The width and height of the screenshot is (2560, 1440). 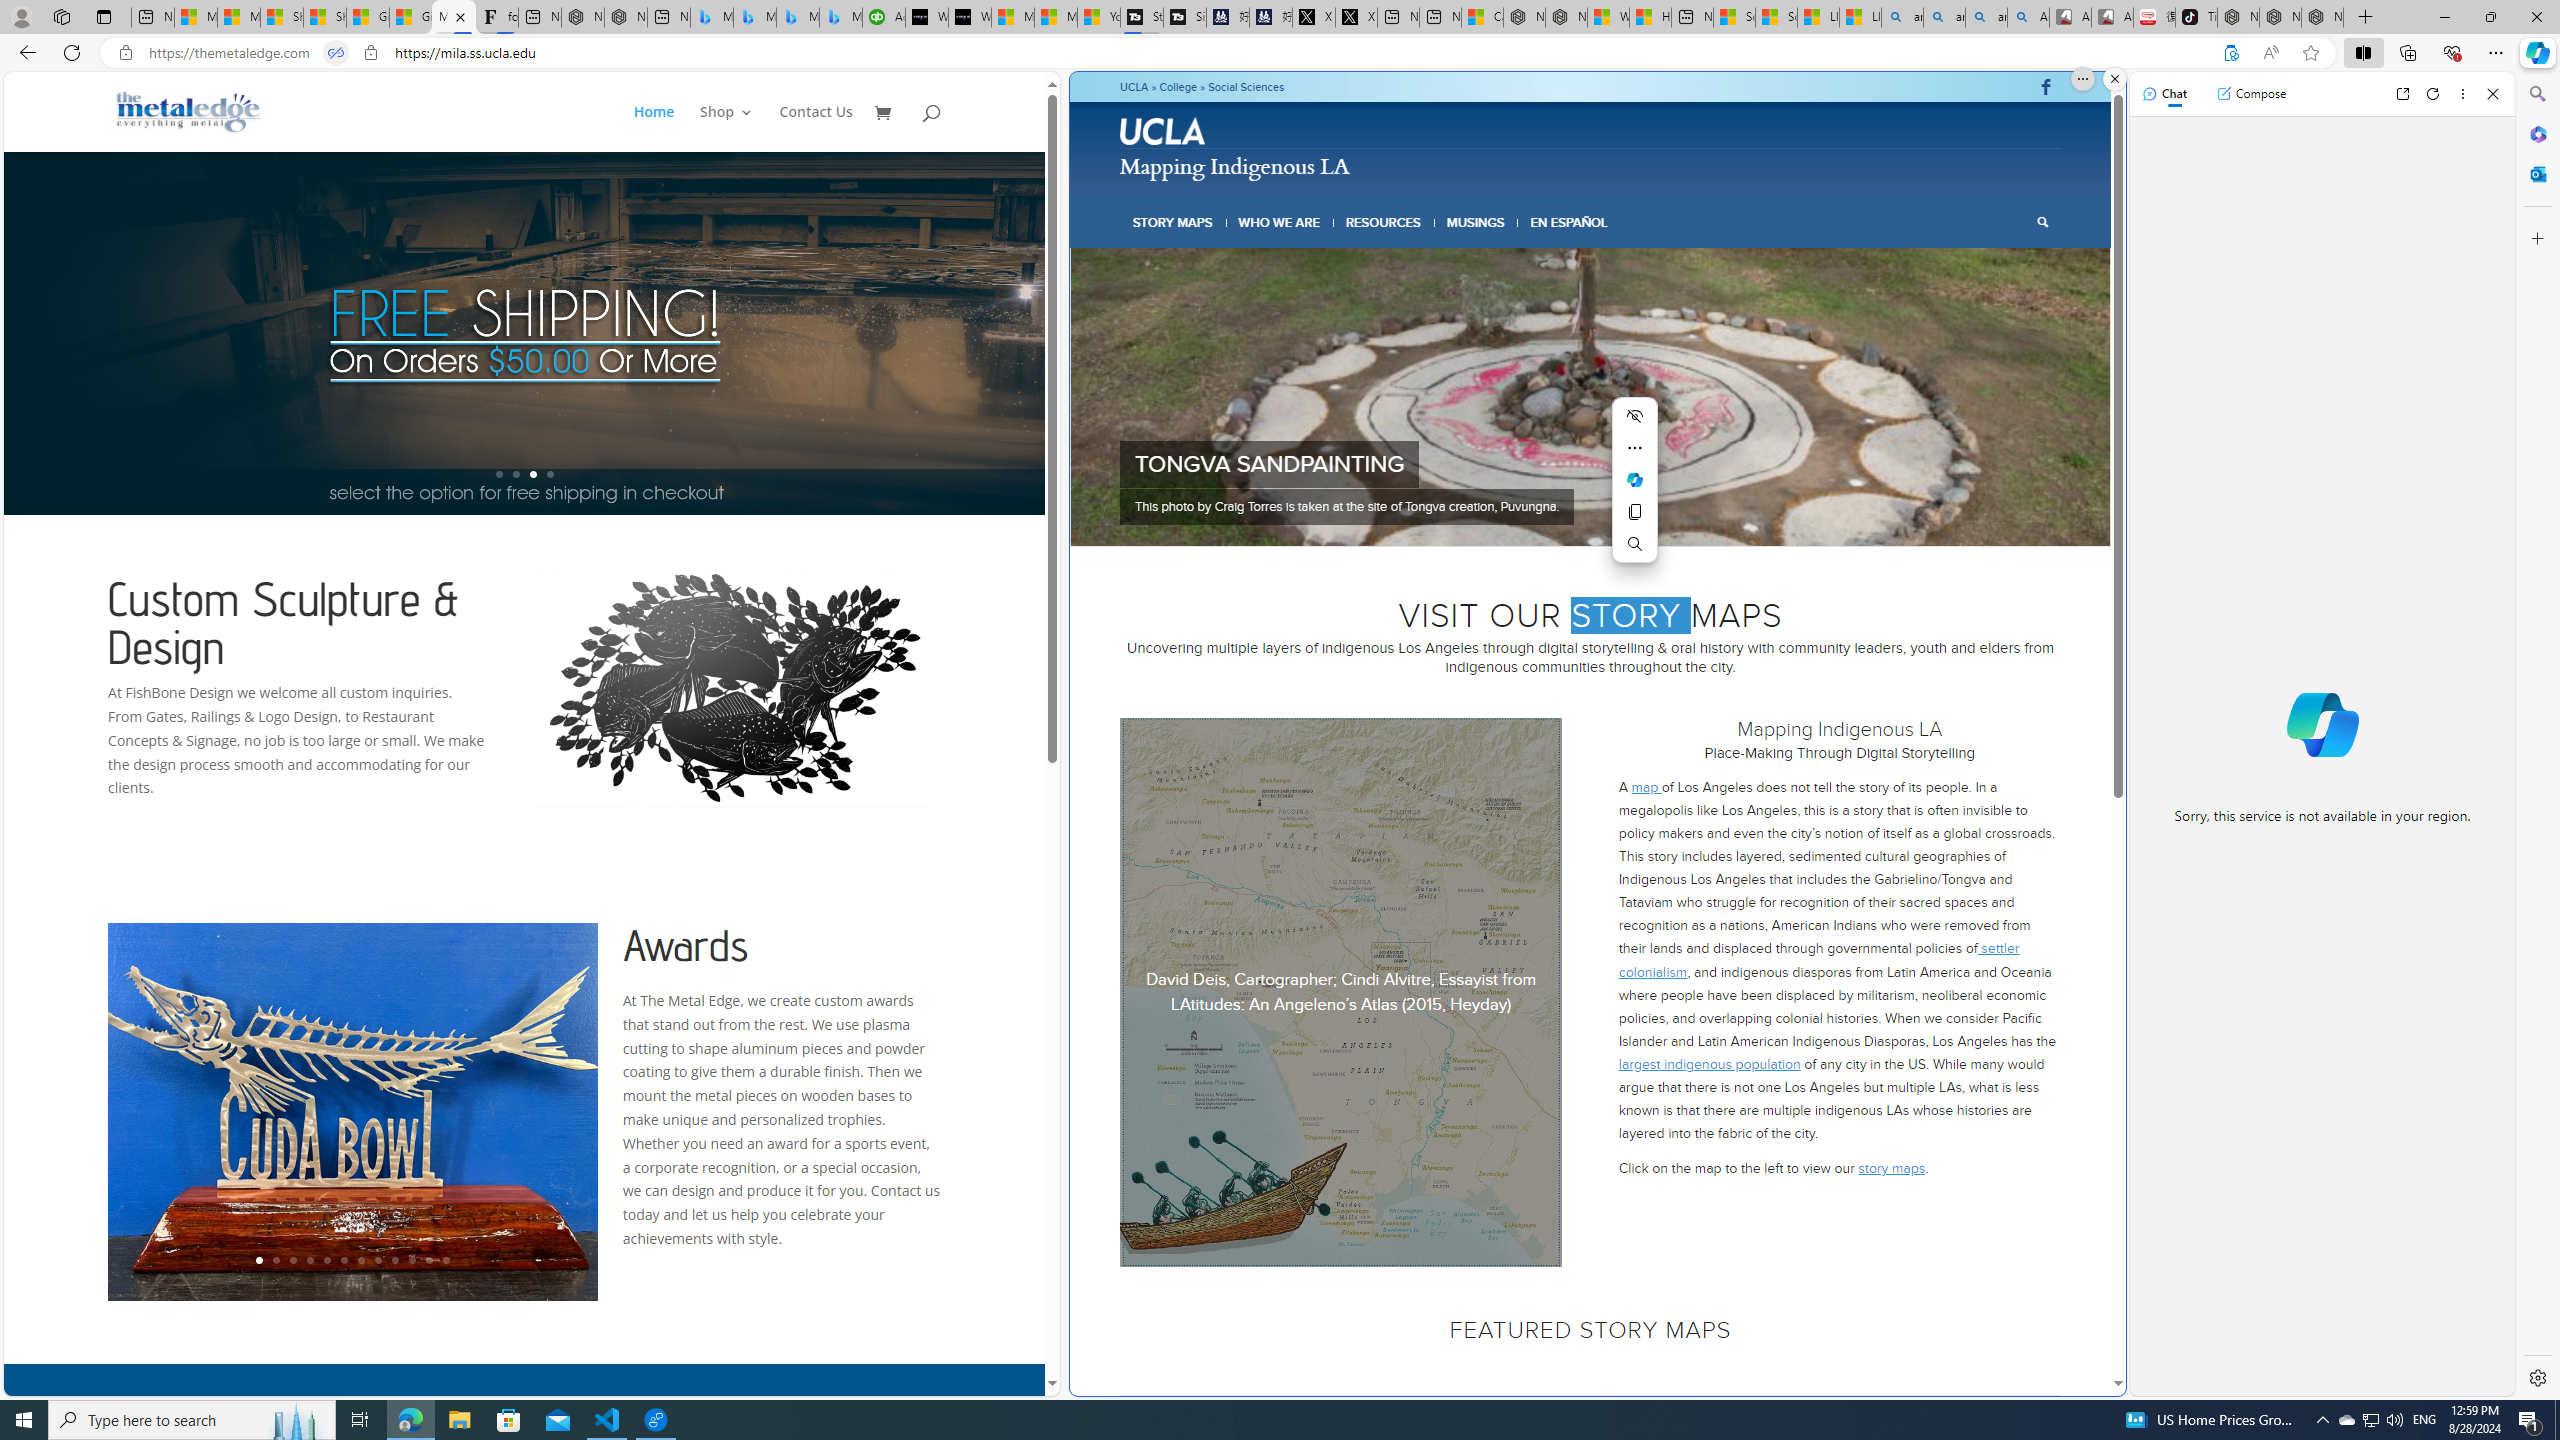 What do you see at coordinates (1944, 16) in the screenshot?
I see `'amazon - Search'` at bounding box center [1944, 16].